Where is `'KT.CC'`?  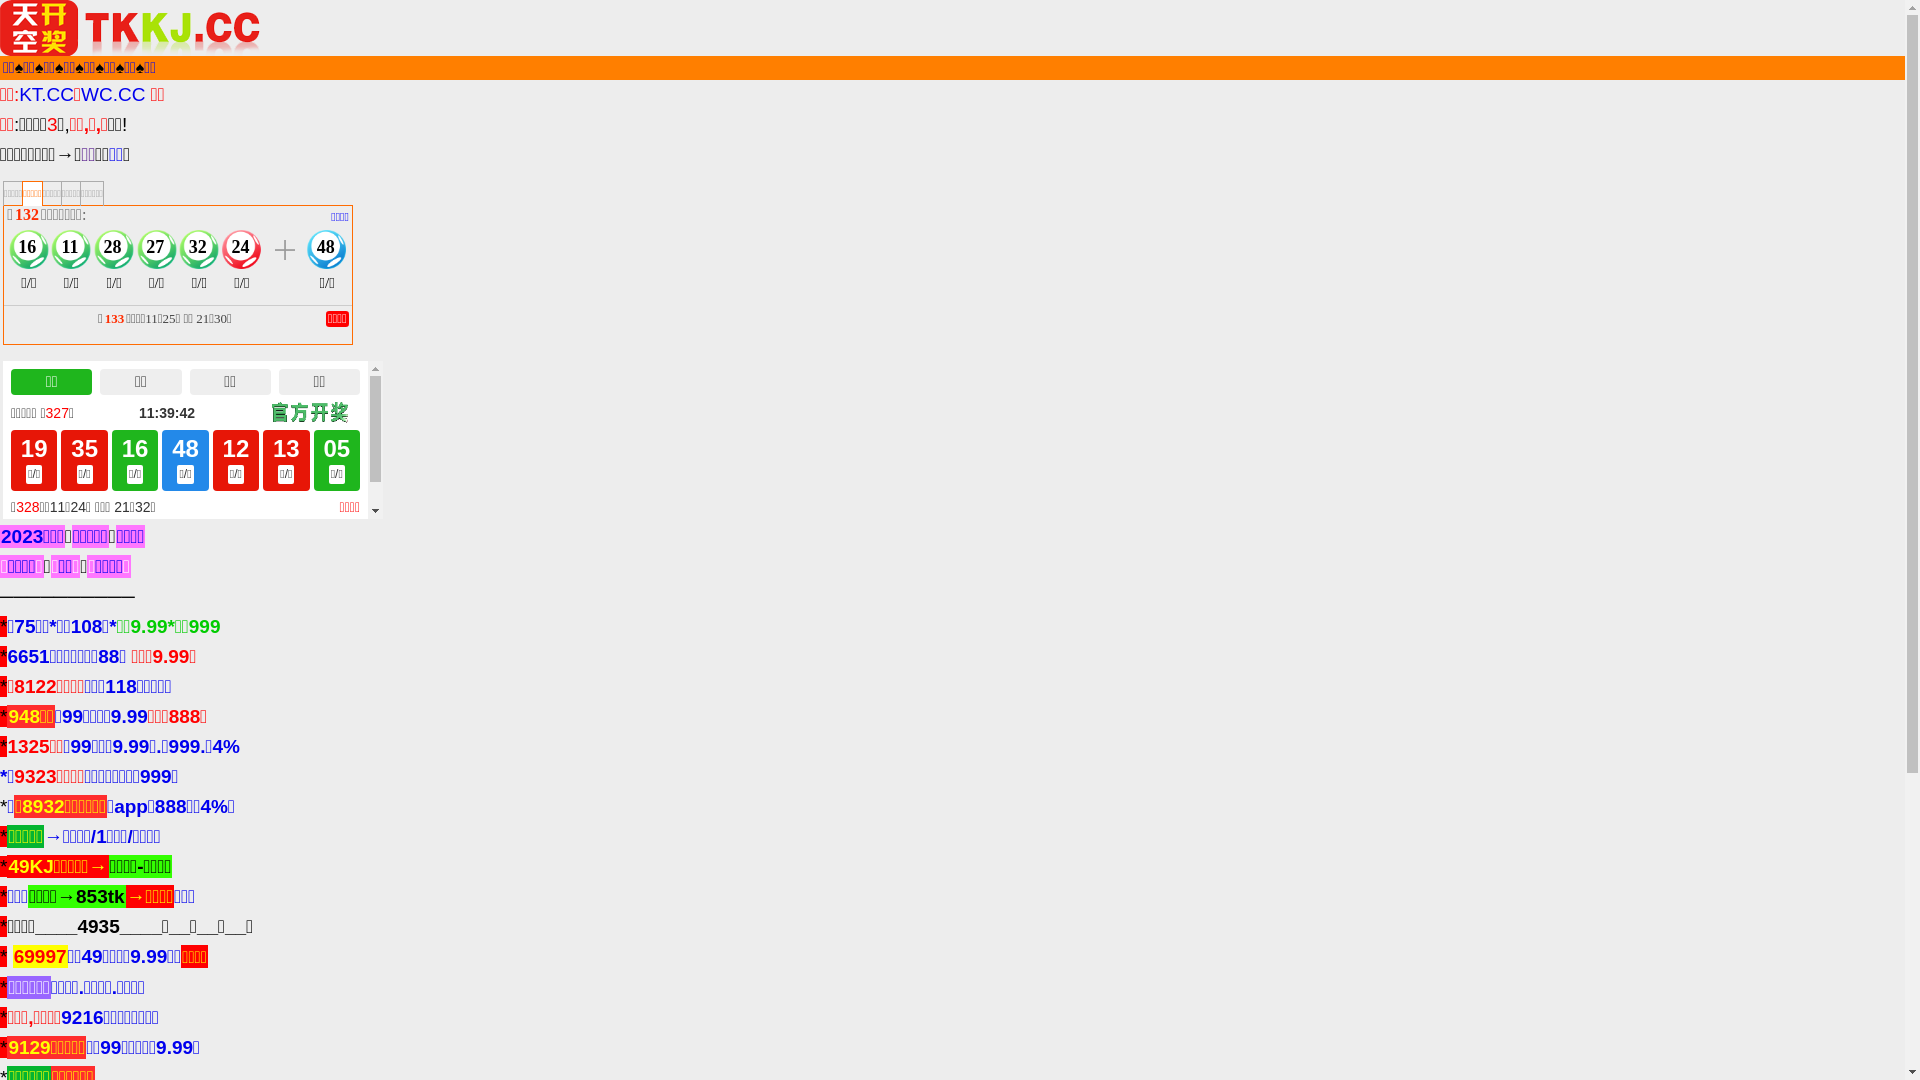 'KT.CC' is located at coordinates (19, 94).